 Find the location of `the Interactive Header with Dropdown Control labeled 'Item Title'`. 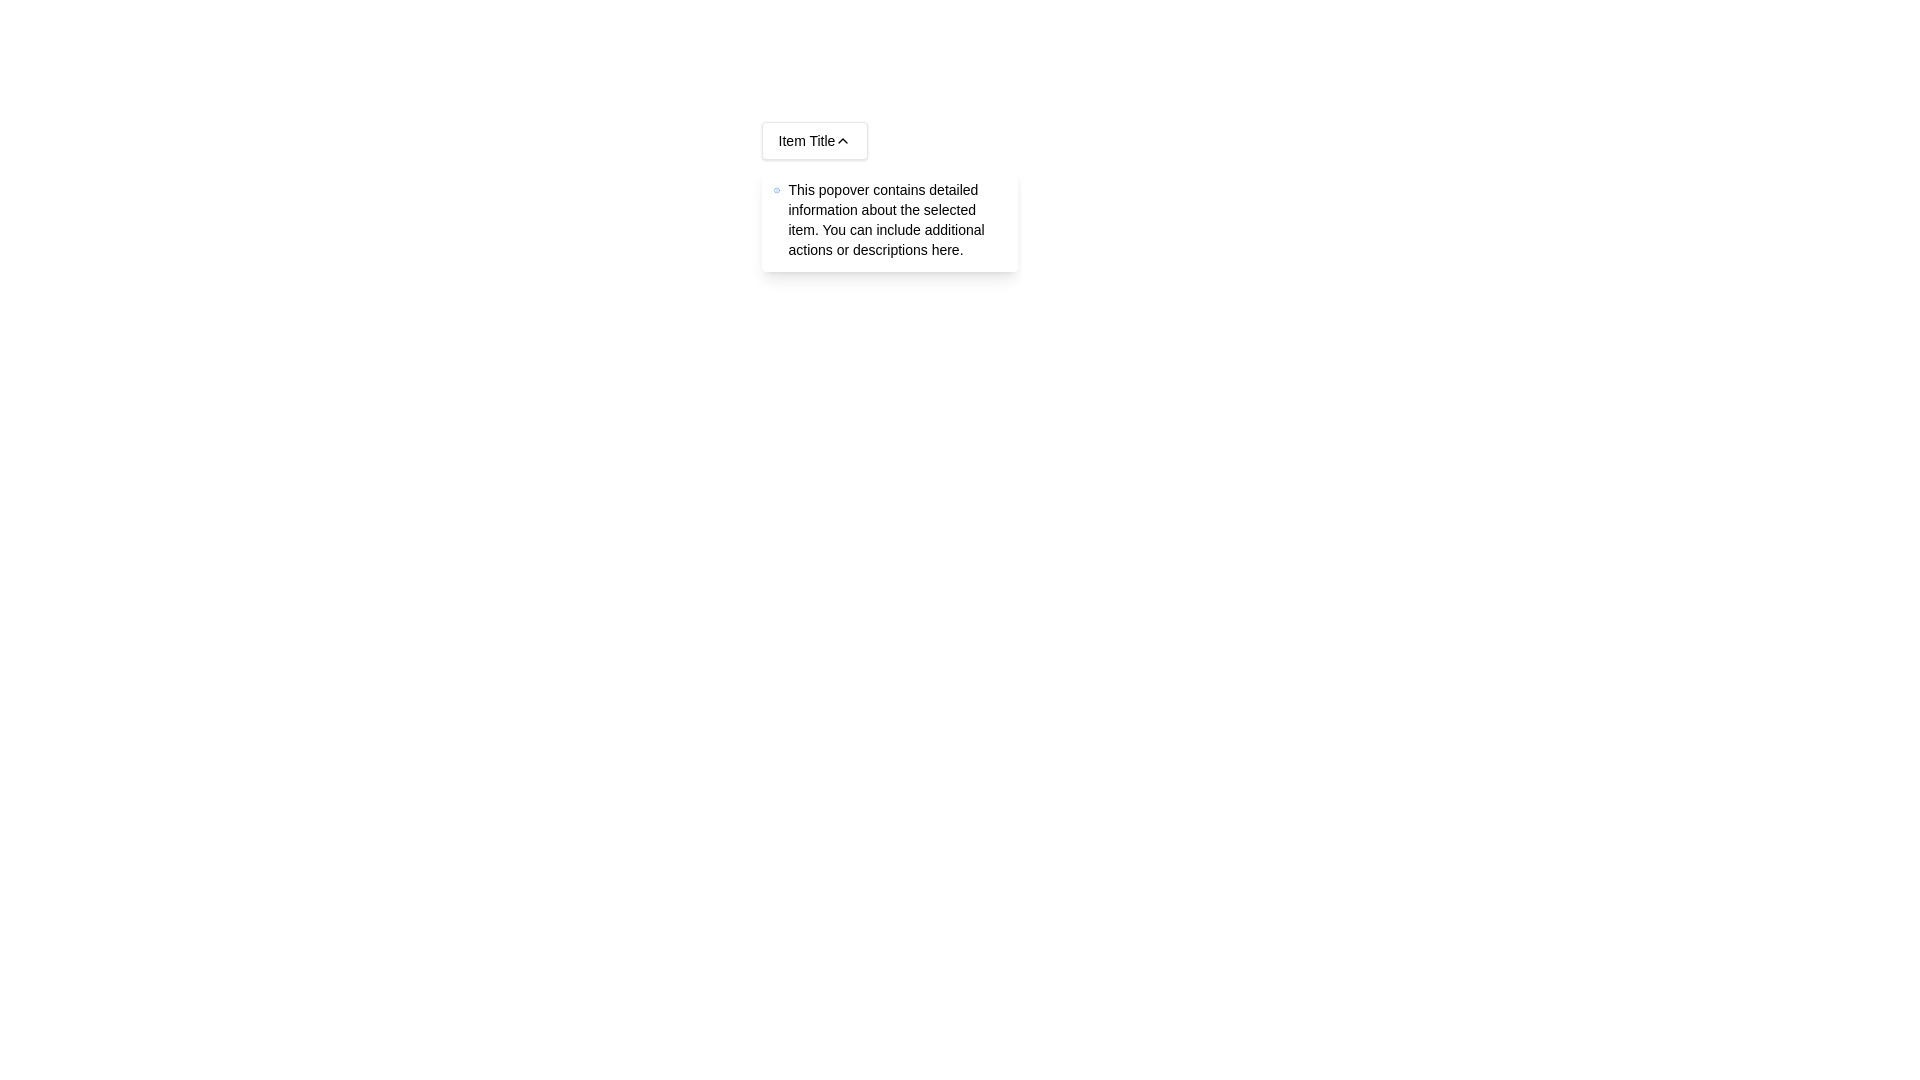

the Interactive Header with Dropdown Control labeled 'Item Title' is located at coordinates (815, 140).